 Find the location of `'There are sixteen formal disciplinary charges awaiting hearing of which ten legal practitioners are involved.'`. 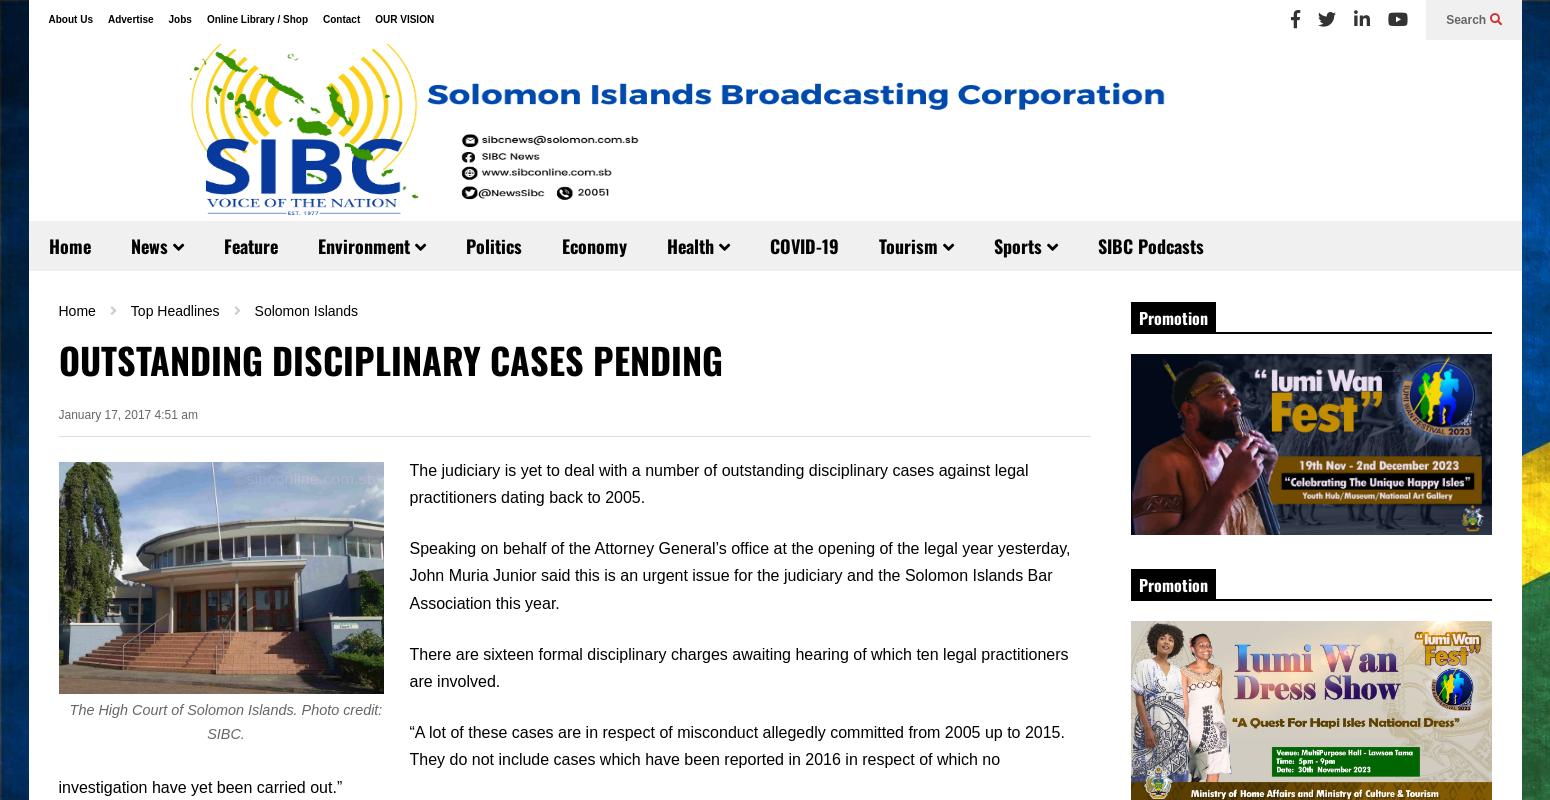

'There are sixteen formal disciplinary charges awaiting hearing of which ten legal practitioners are involved.' is located at coordinates (738, 665).